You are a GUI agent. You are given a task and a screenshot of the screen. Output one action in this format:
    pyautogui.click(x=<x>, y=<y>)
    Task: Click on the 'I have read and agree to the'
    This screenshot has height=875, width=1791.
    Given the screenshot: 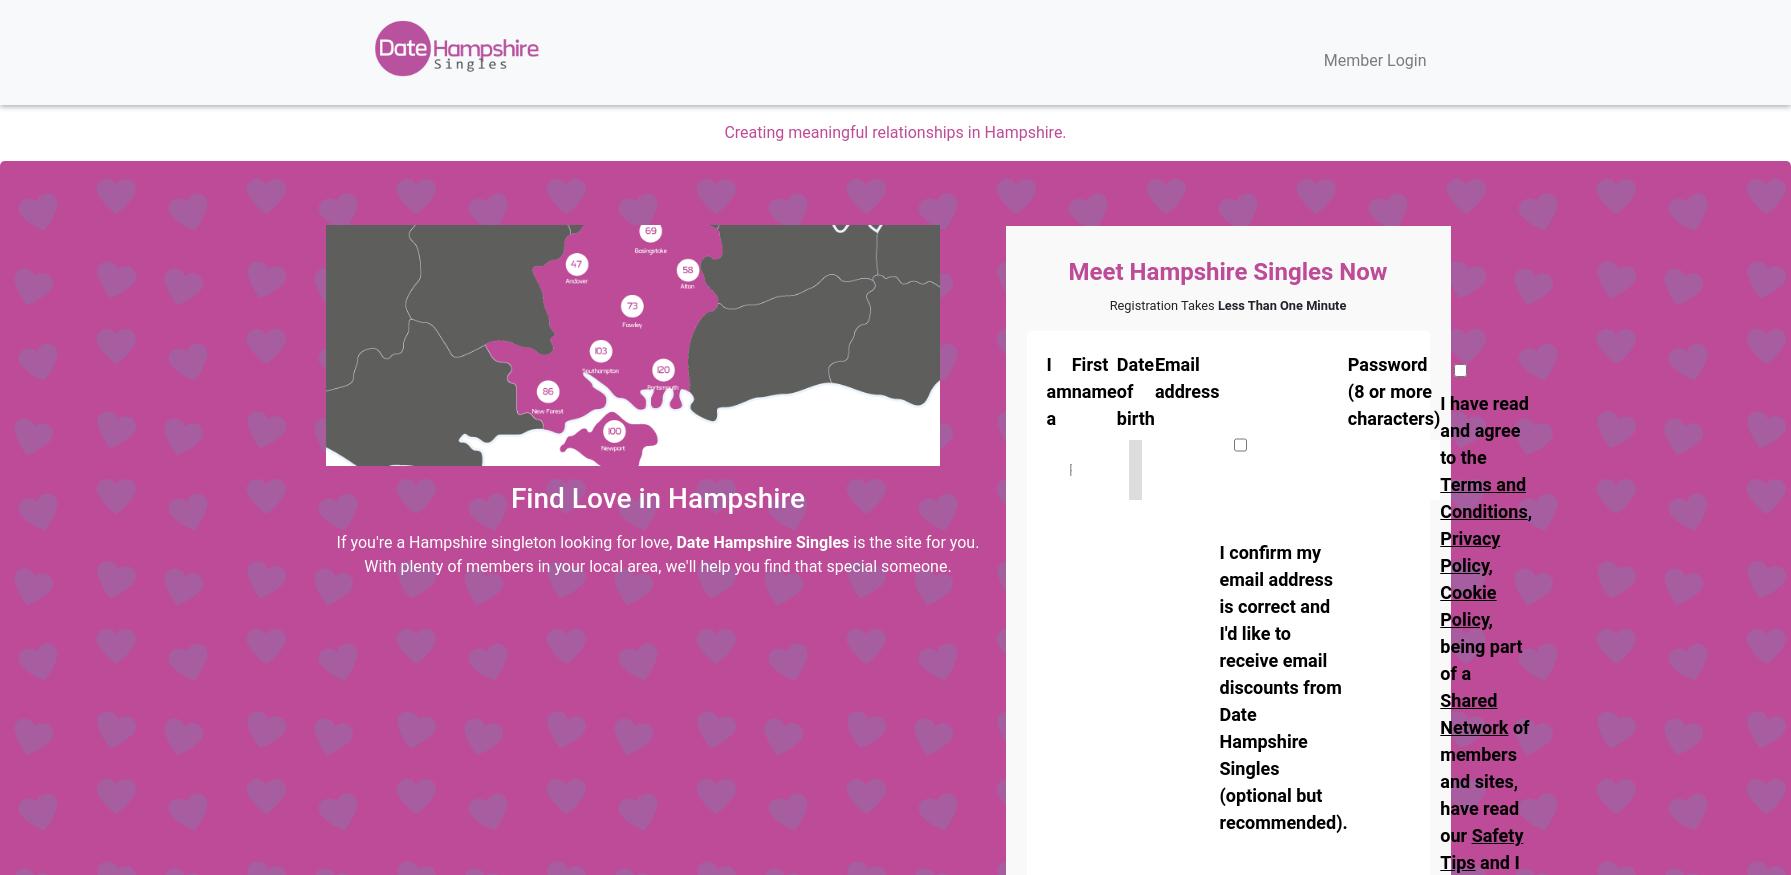 What is the action you would take?
    pyautogui.click(x=1483, y=429)
    